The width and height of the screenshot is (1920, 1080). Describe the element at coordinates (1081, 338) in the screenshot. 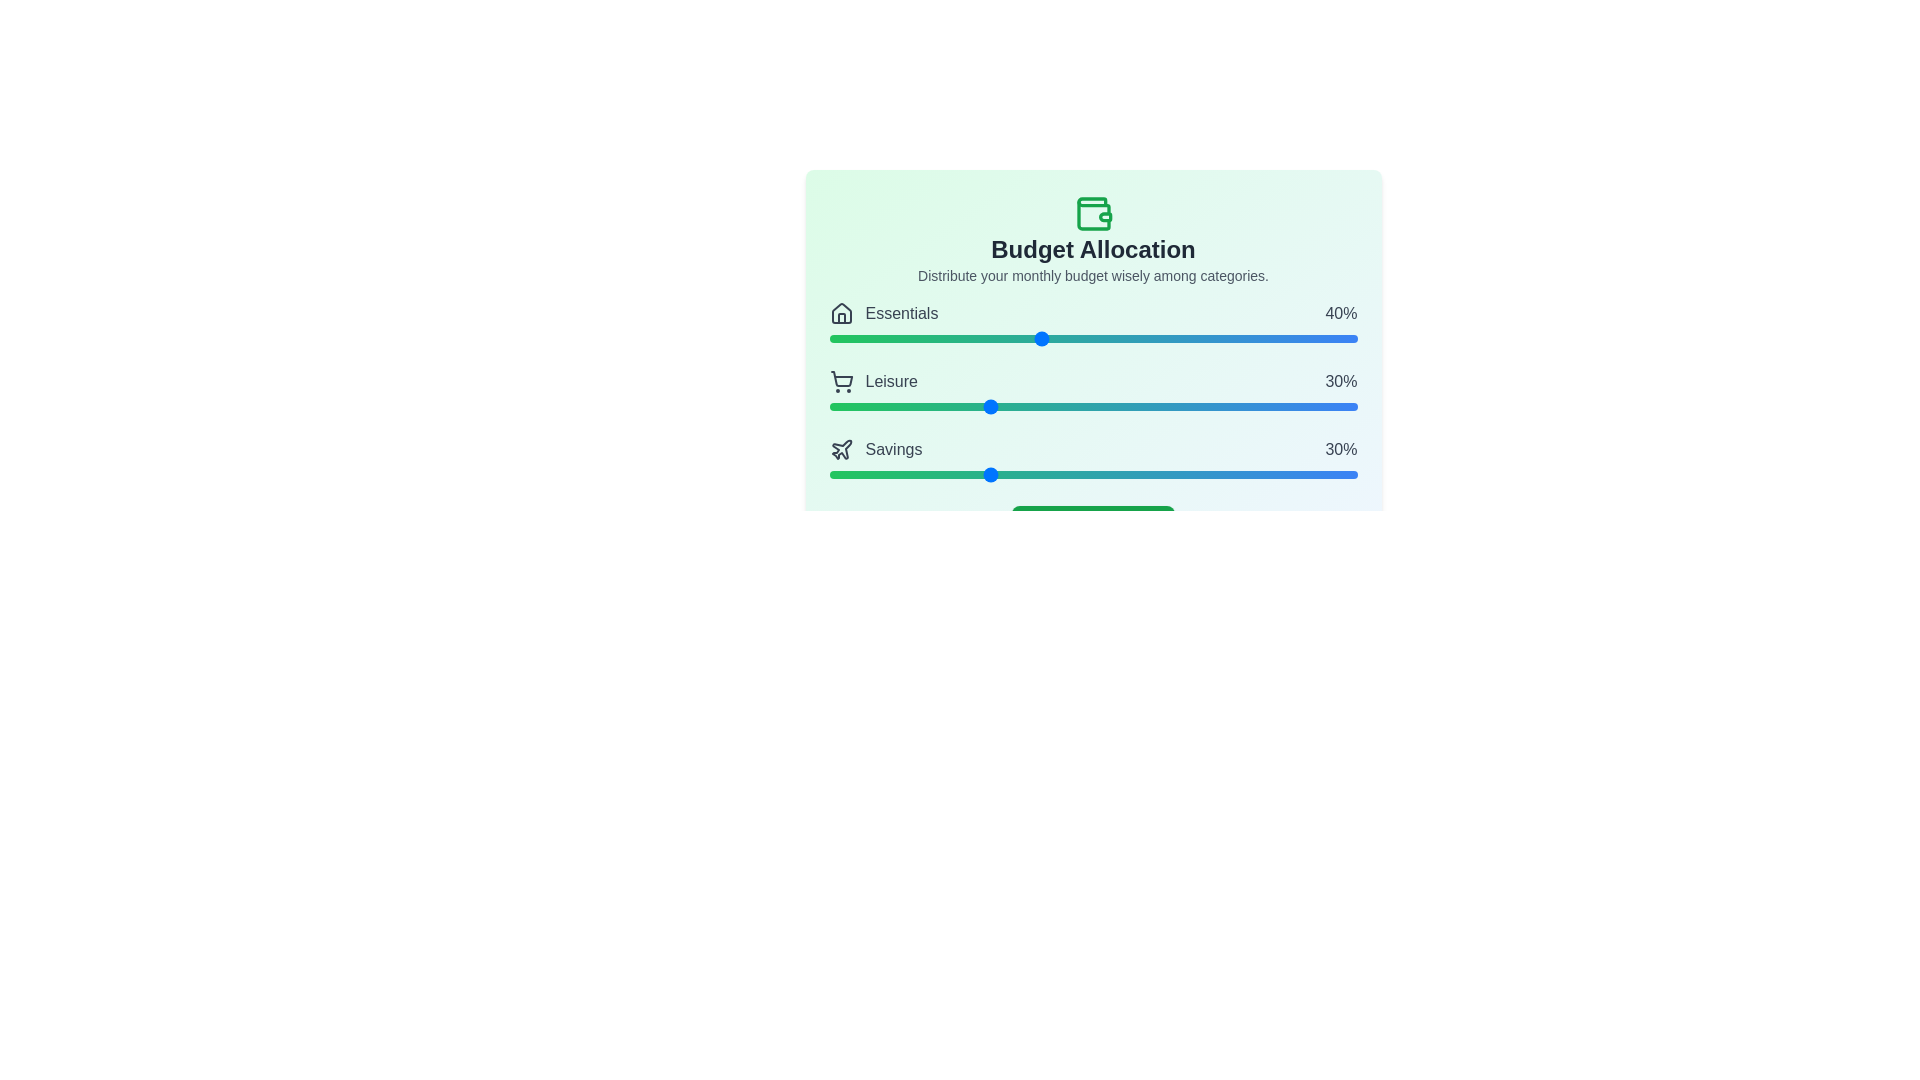

I see `the 'Essentials' slider to 48% allocation` at that location.